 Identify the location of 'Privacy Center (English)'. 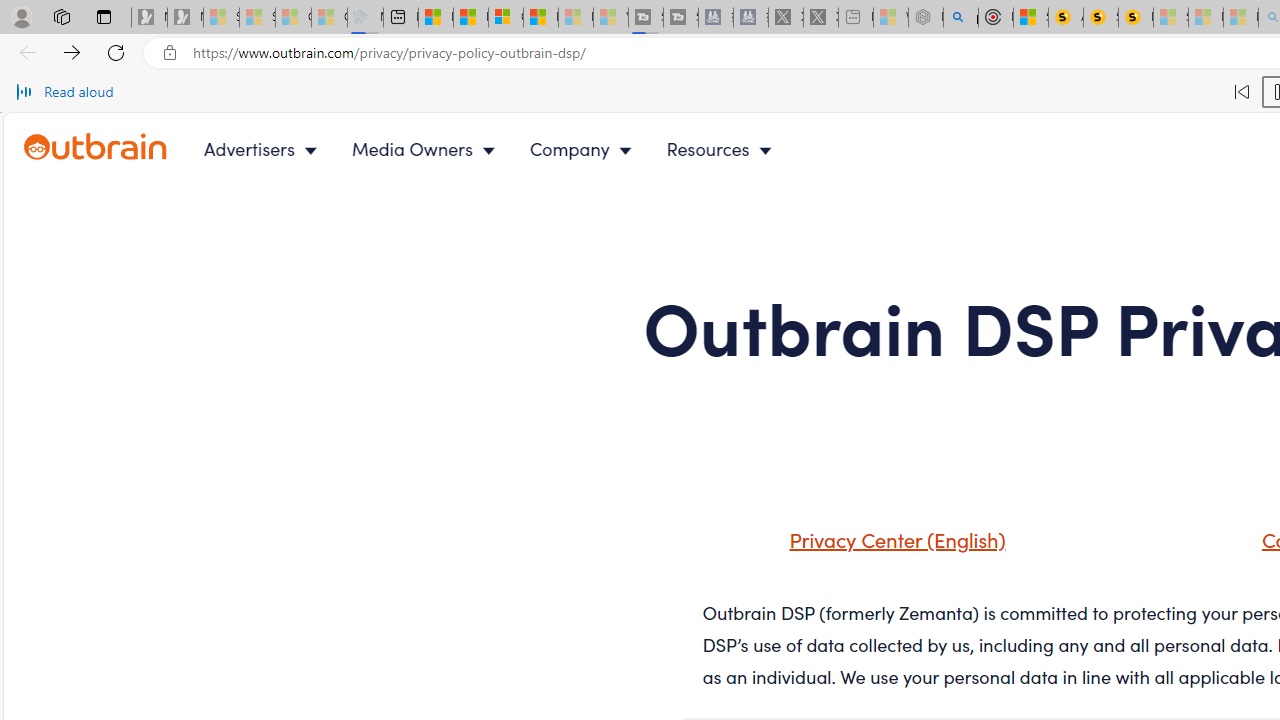
(872, 546).